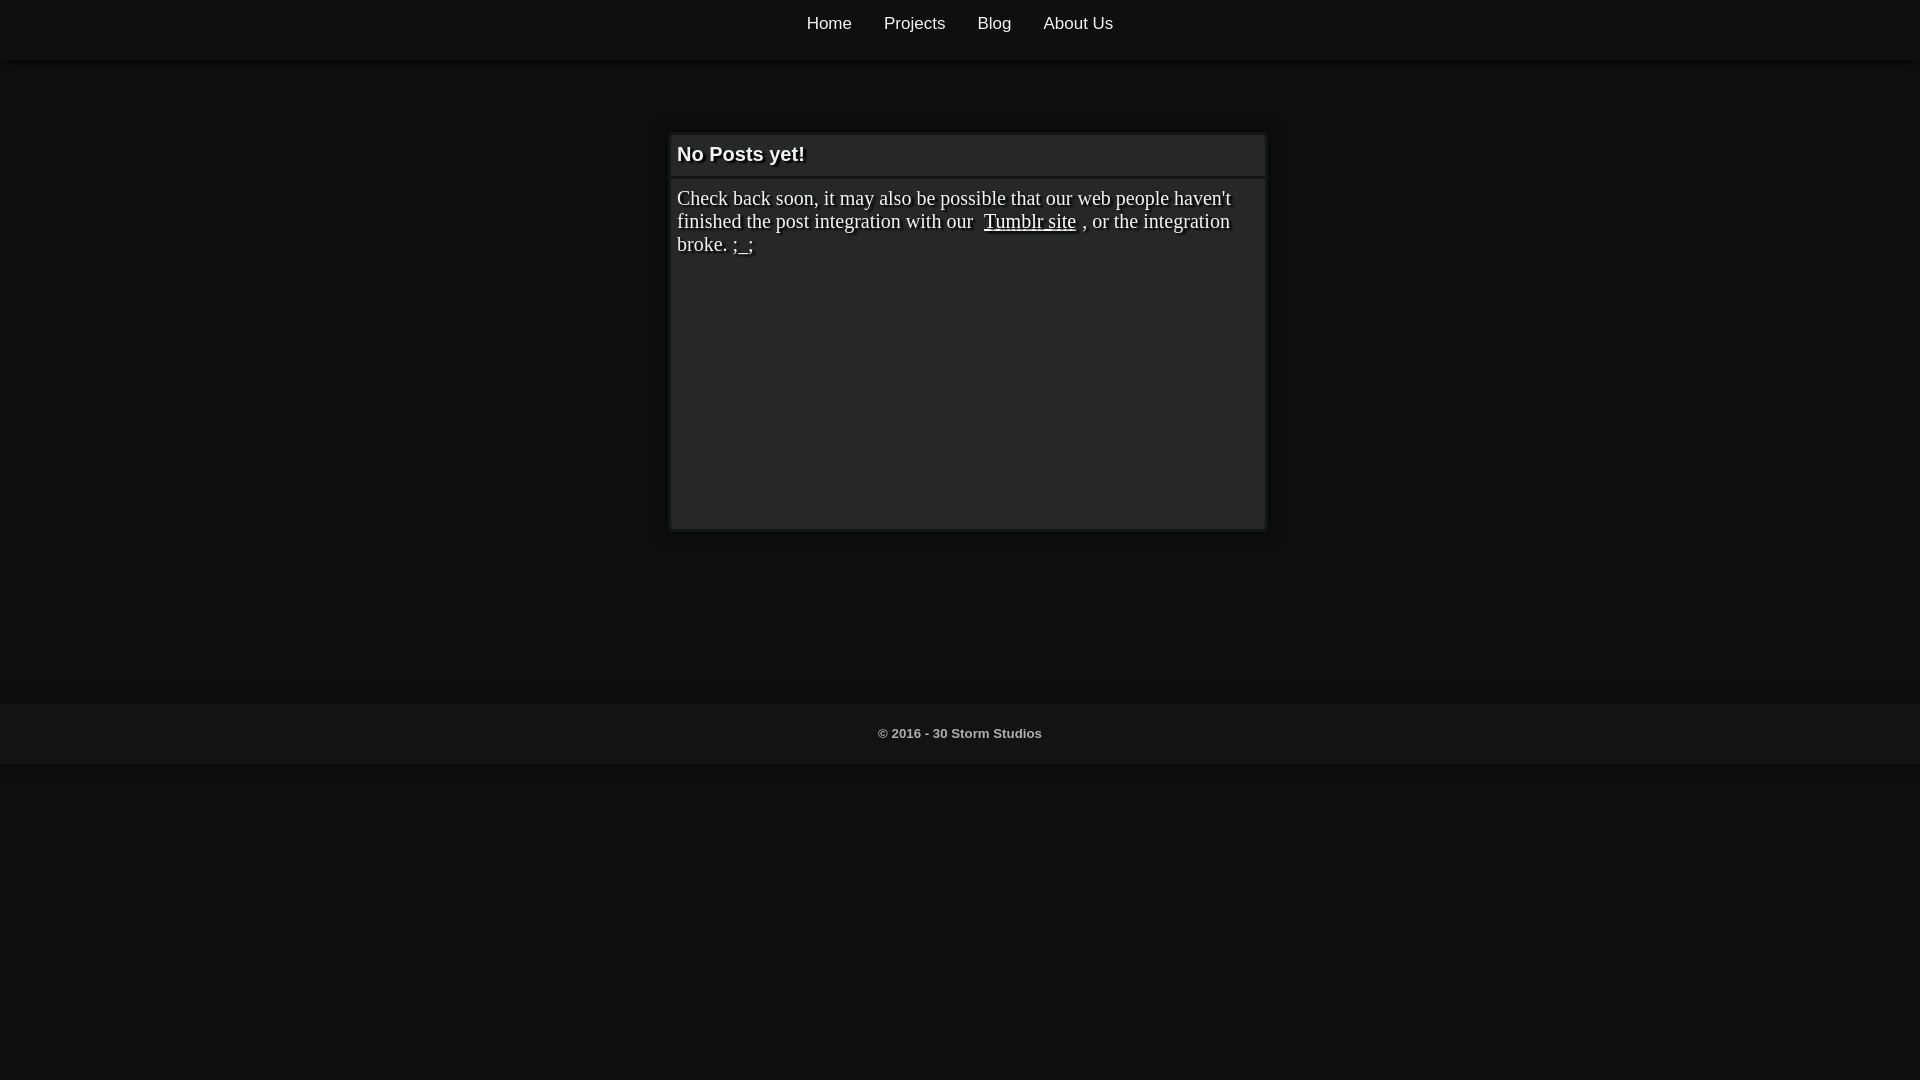 This screenshot has height=1080, width=1920. What do you see at coordinates (1030, 220) in the screenshot?
I see `'Tumblr site'` at bounding box center [1030, 220].